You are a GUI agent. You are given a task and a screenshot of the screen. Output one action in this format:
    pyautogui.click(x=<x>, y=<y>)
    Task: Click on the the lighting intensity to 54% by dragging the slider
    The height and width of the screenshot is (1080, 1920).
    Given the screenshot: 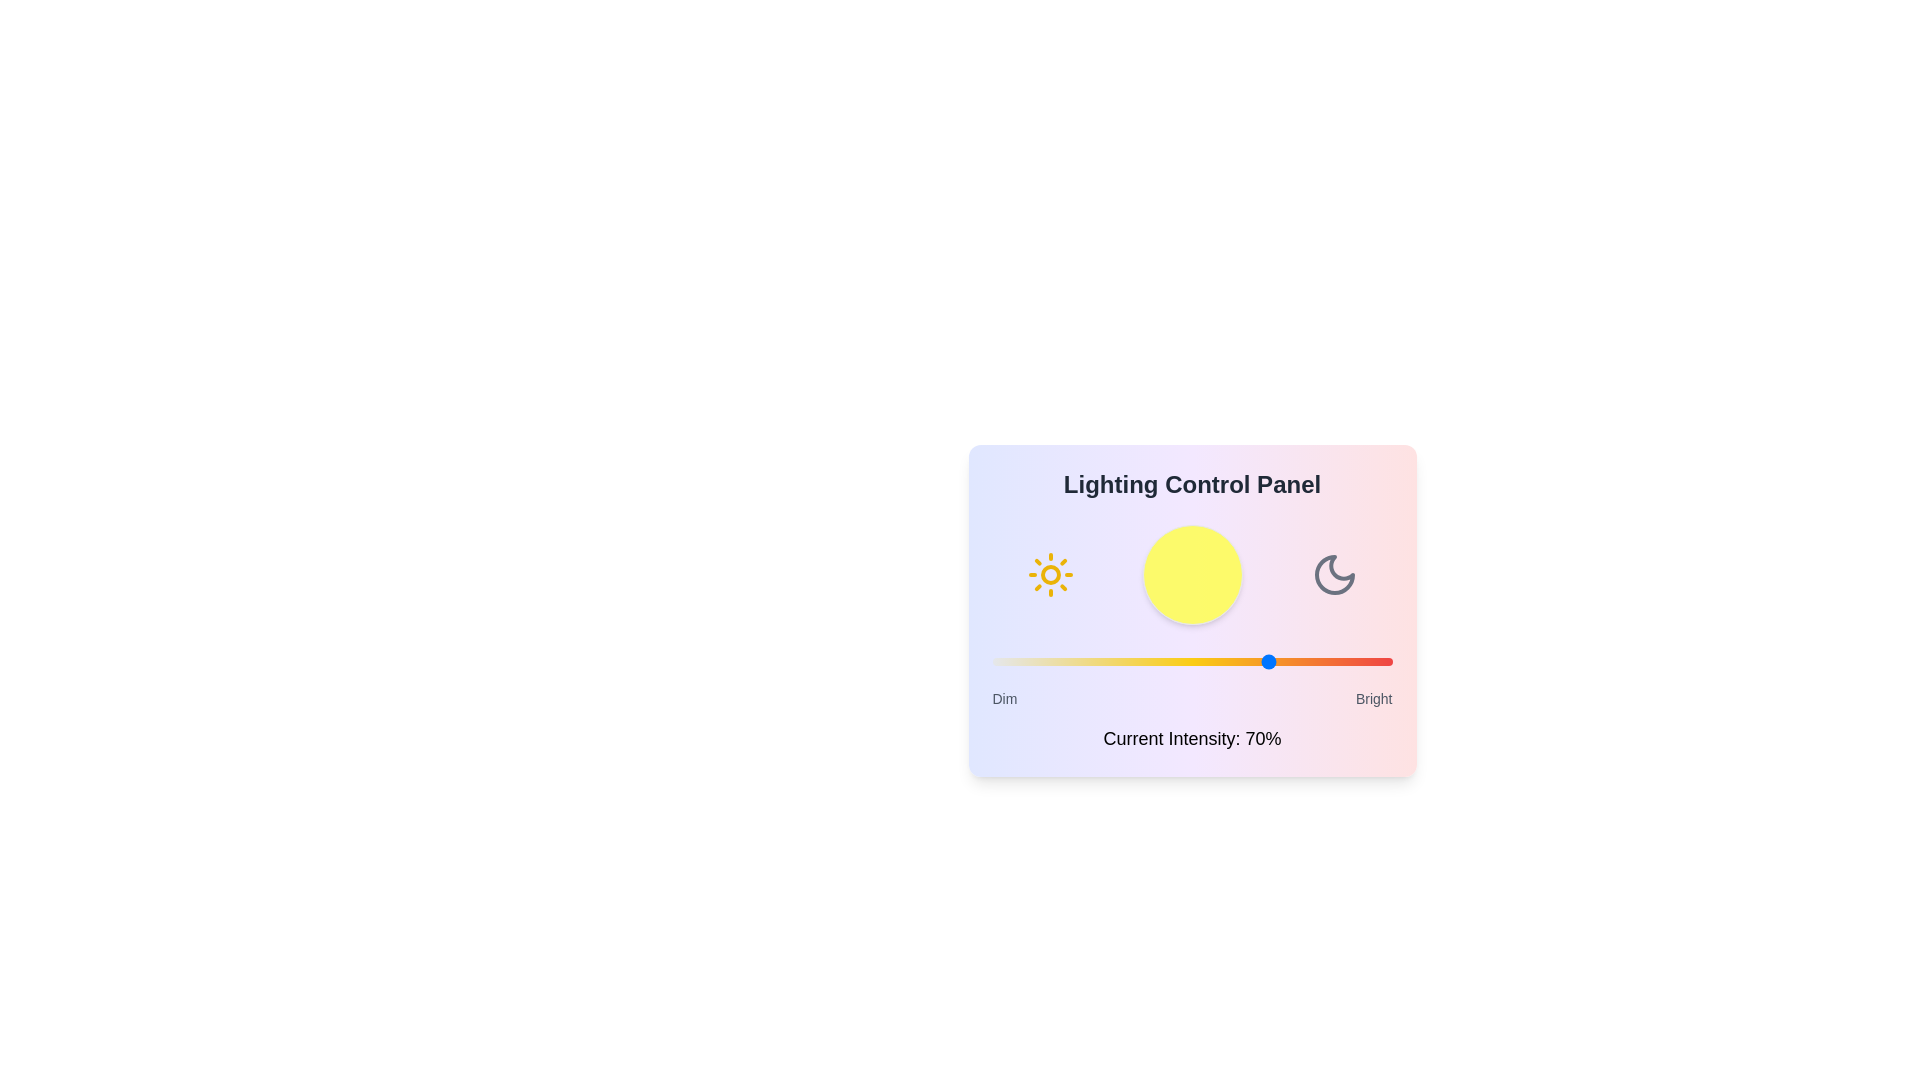 What is the action you would take?
    pyautogui.click(x=1207, y=662)
    